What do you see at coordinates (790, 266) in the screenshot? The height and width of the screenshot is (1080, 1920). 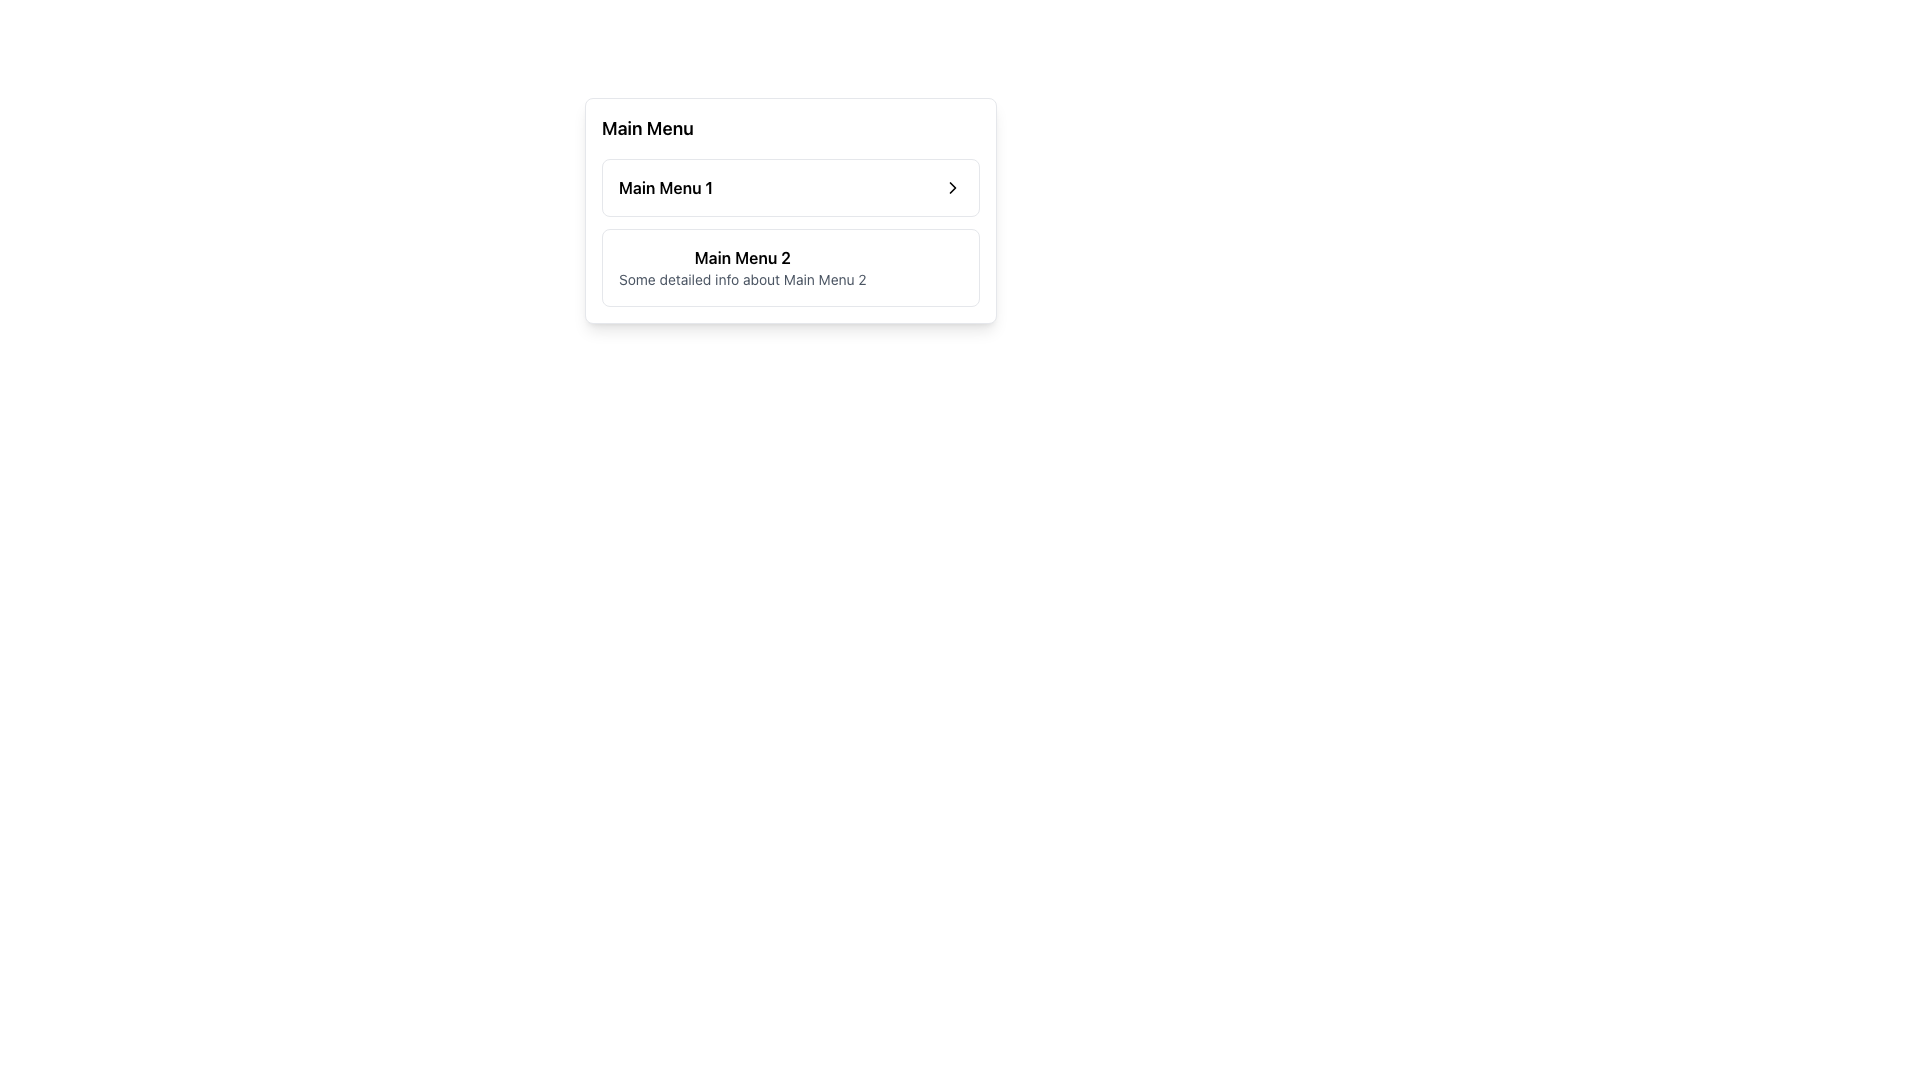 I see `the second menu item located below 'Main Menu 1'` at bounding box center [790, 266].